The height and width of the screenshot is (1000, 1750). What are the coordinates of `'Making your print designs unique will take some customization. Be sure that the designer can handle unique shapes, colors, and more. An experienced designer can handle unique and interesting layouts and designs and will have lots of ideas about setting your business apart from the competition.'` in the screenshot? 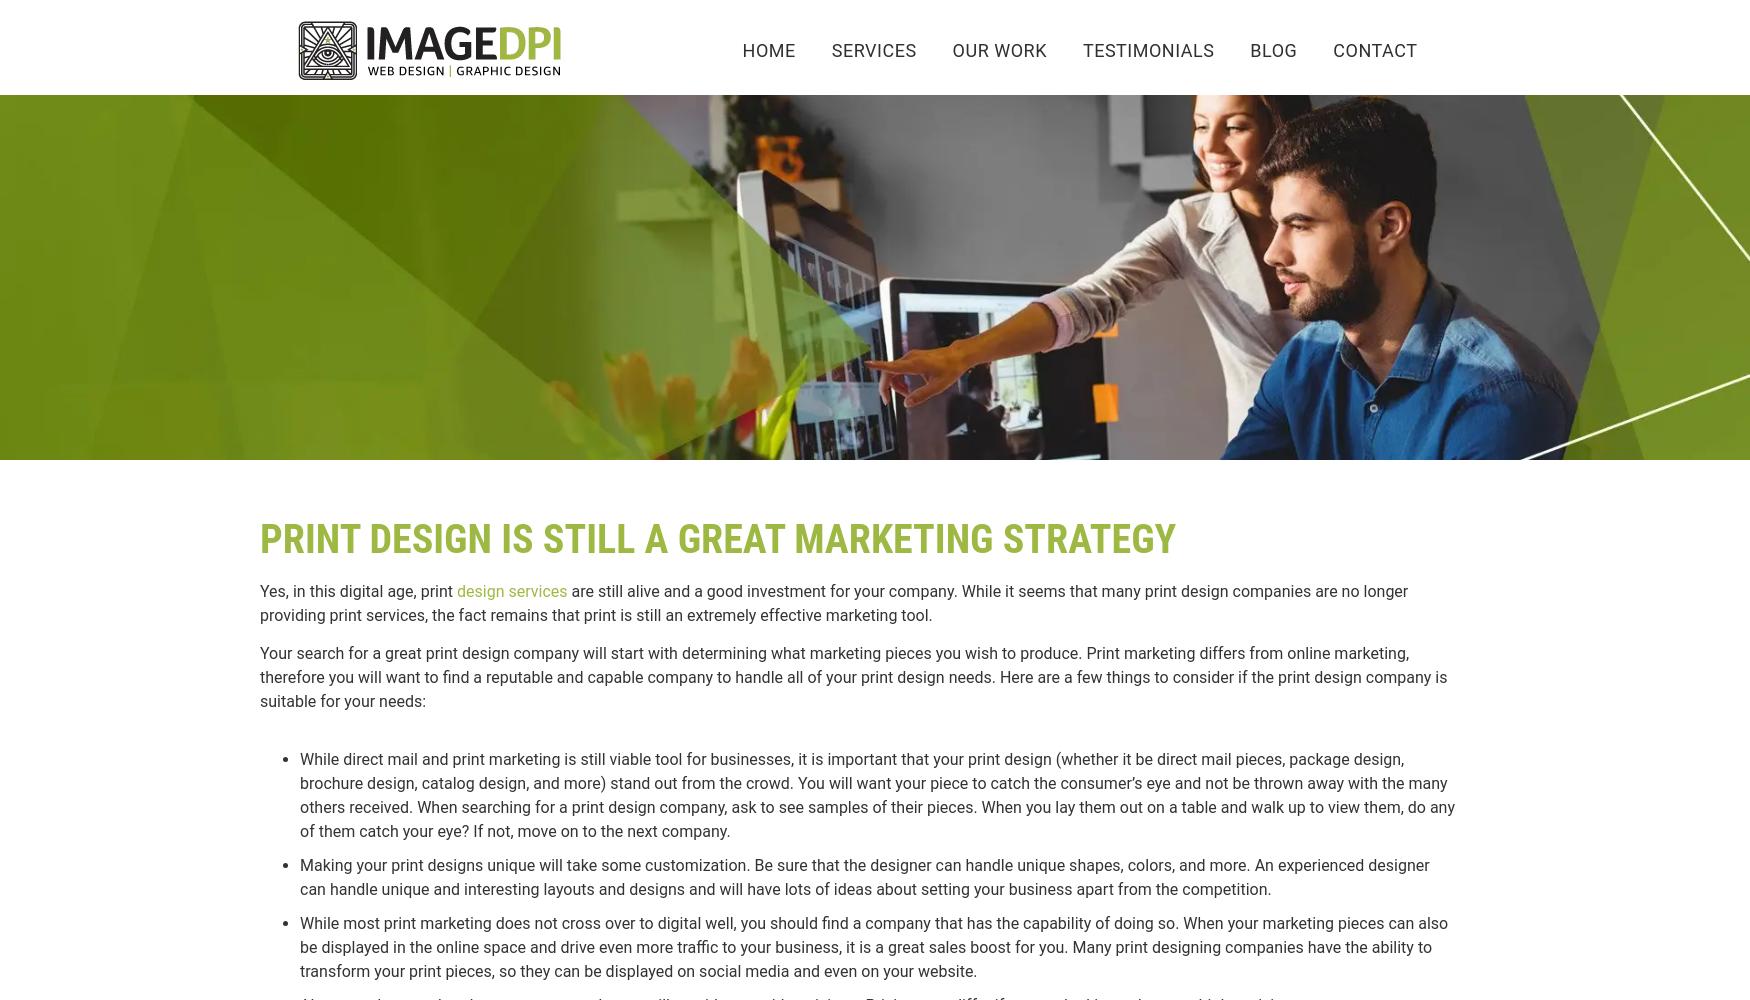 It's located at (864, 877).